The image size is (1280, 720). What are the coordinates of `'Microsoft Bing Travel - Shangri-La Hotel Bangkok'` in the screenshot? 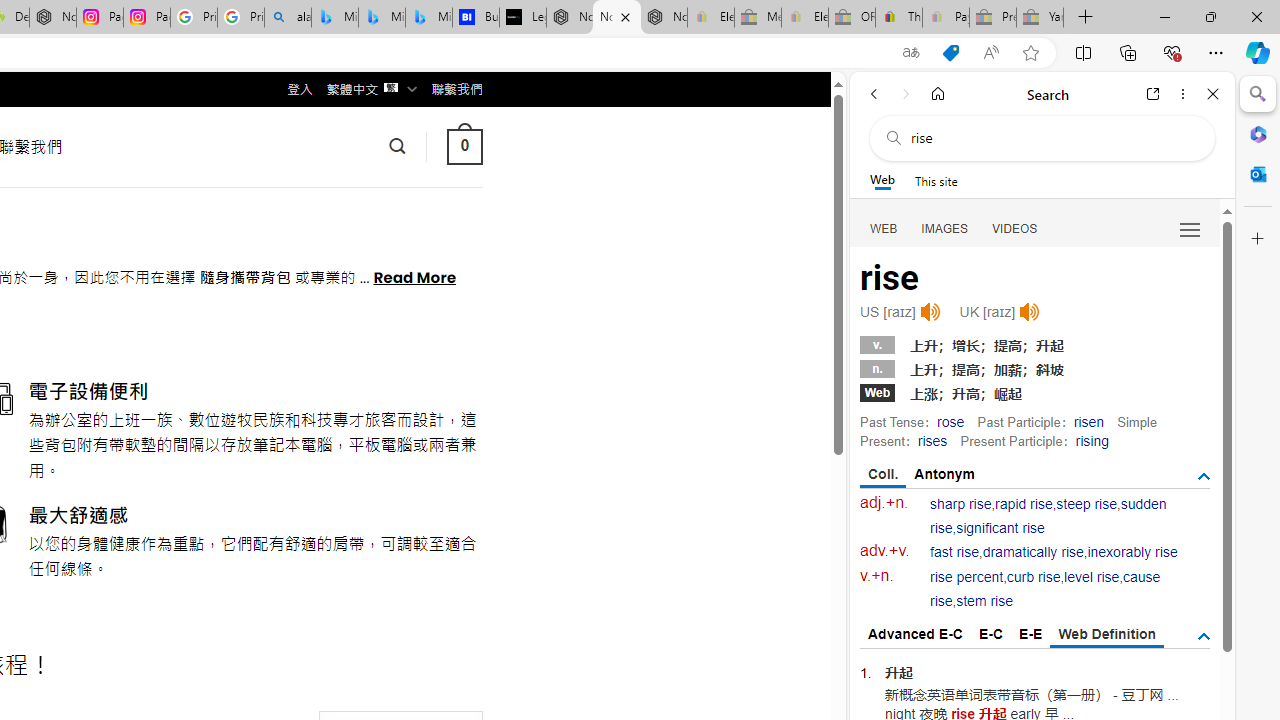 It's located at (427, 17).